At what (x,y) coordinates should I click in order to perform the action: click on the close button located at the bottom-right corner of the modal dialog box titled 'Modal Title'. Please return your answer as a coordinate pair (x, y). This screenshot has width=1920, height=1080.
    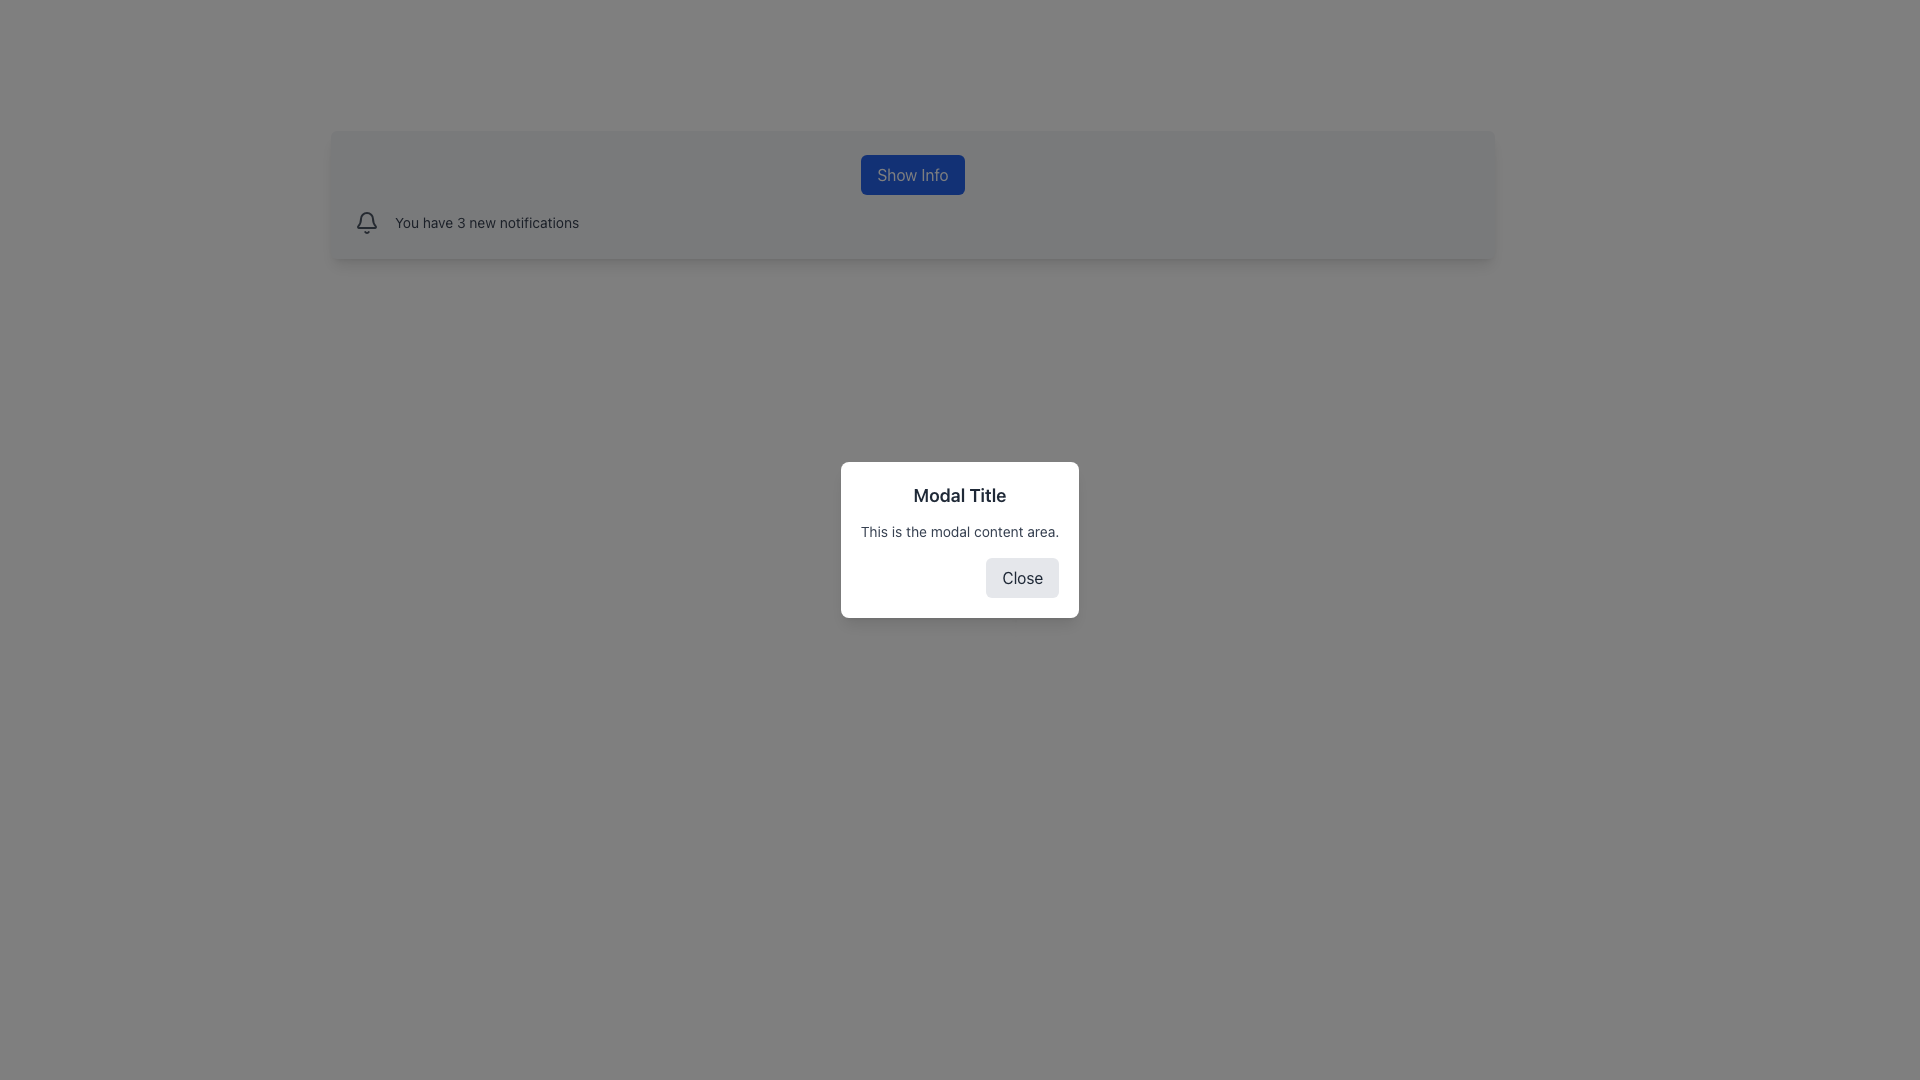
    Looking at the image, I should click on (1022, 578).